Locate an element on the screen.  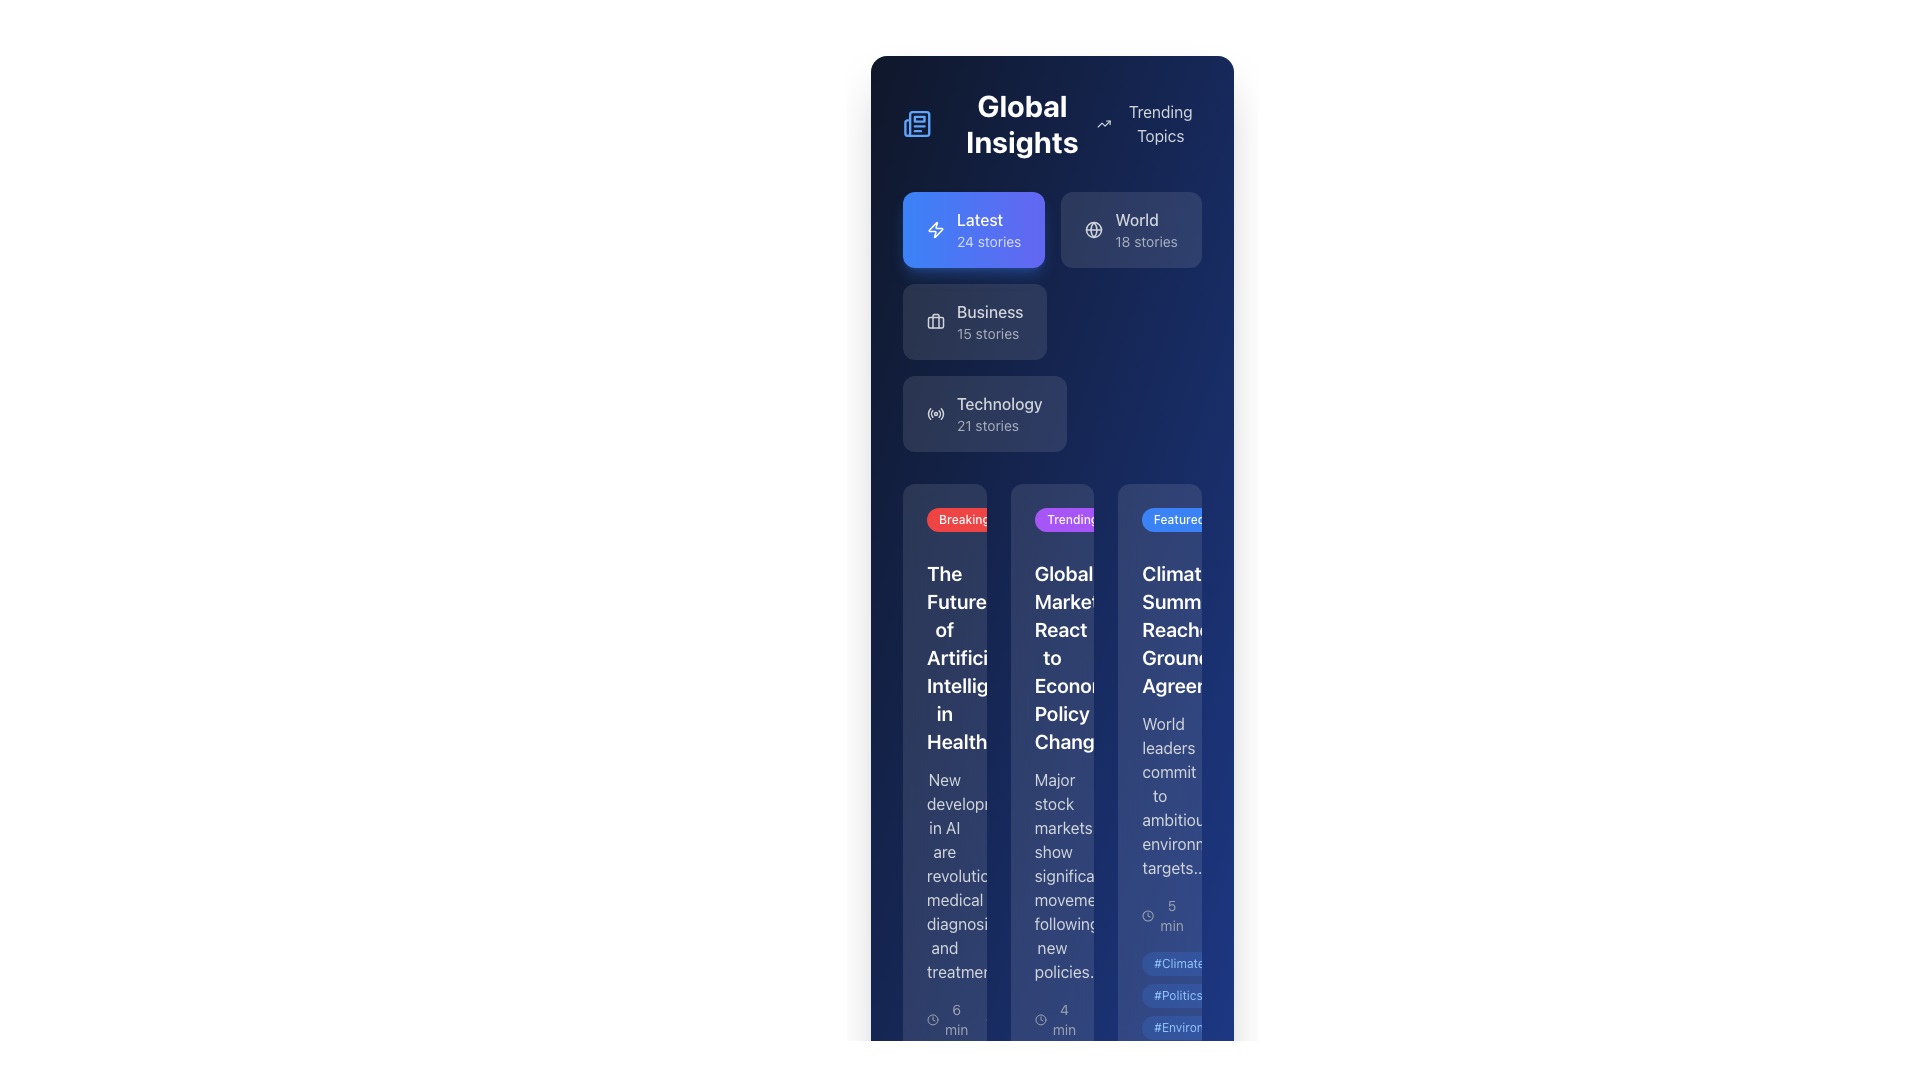
trending tag label located in the second column of the layout, positioned at the top of its column, to understand its purpose is located at coordinates (1071, 519).